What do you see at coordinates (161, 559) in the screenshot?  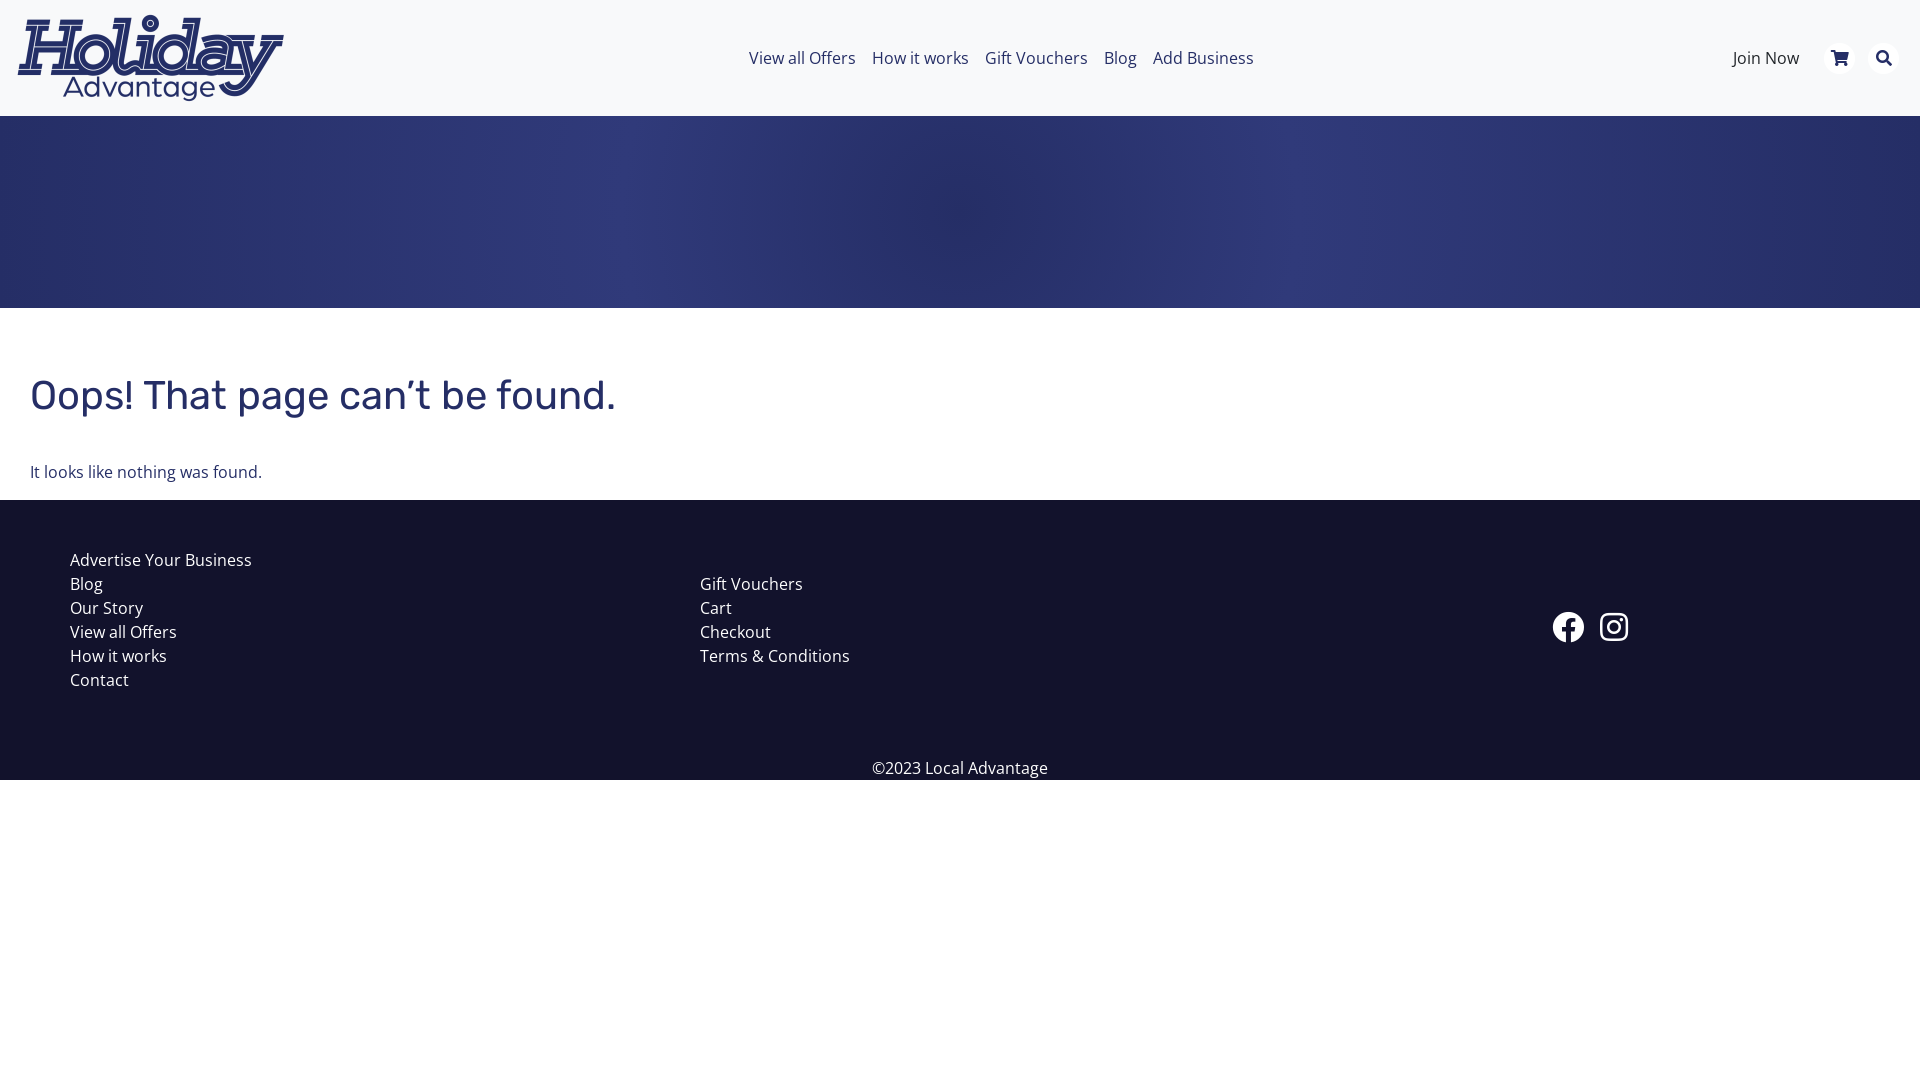 I see `'Advertise Your Business'` at bounding box center [161, 559].